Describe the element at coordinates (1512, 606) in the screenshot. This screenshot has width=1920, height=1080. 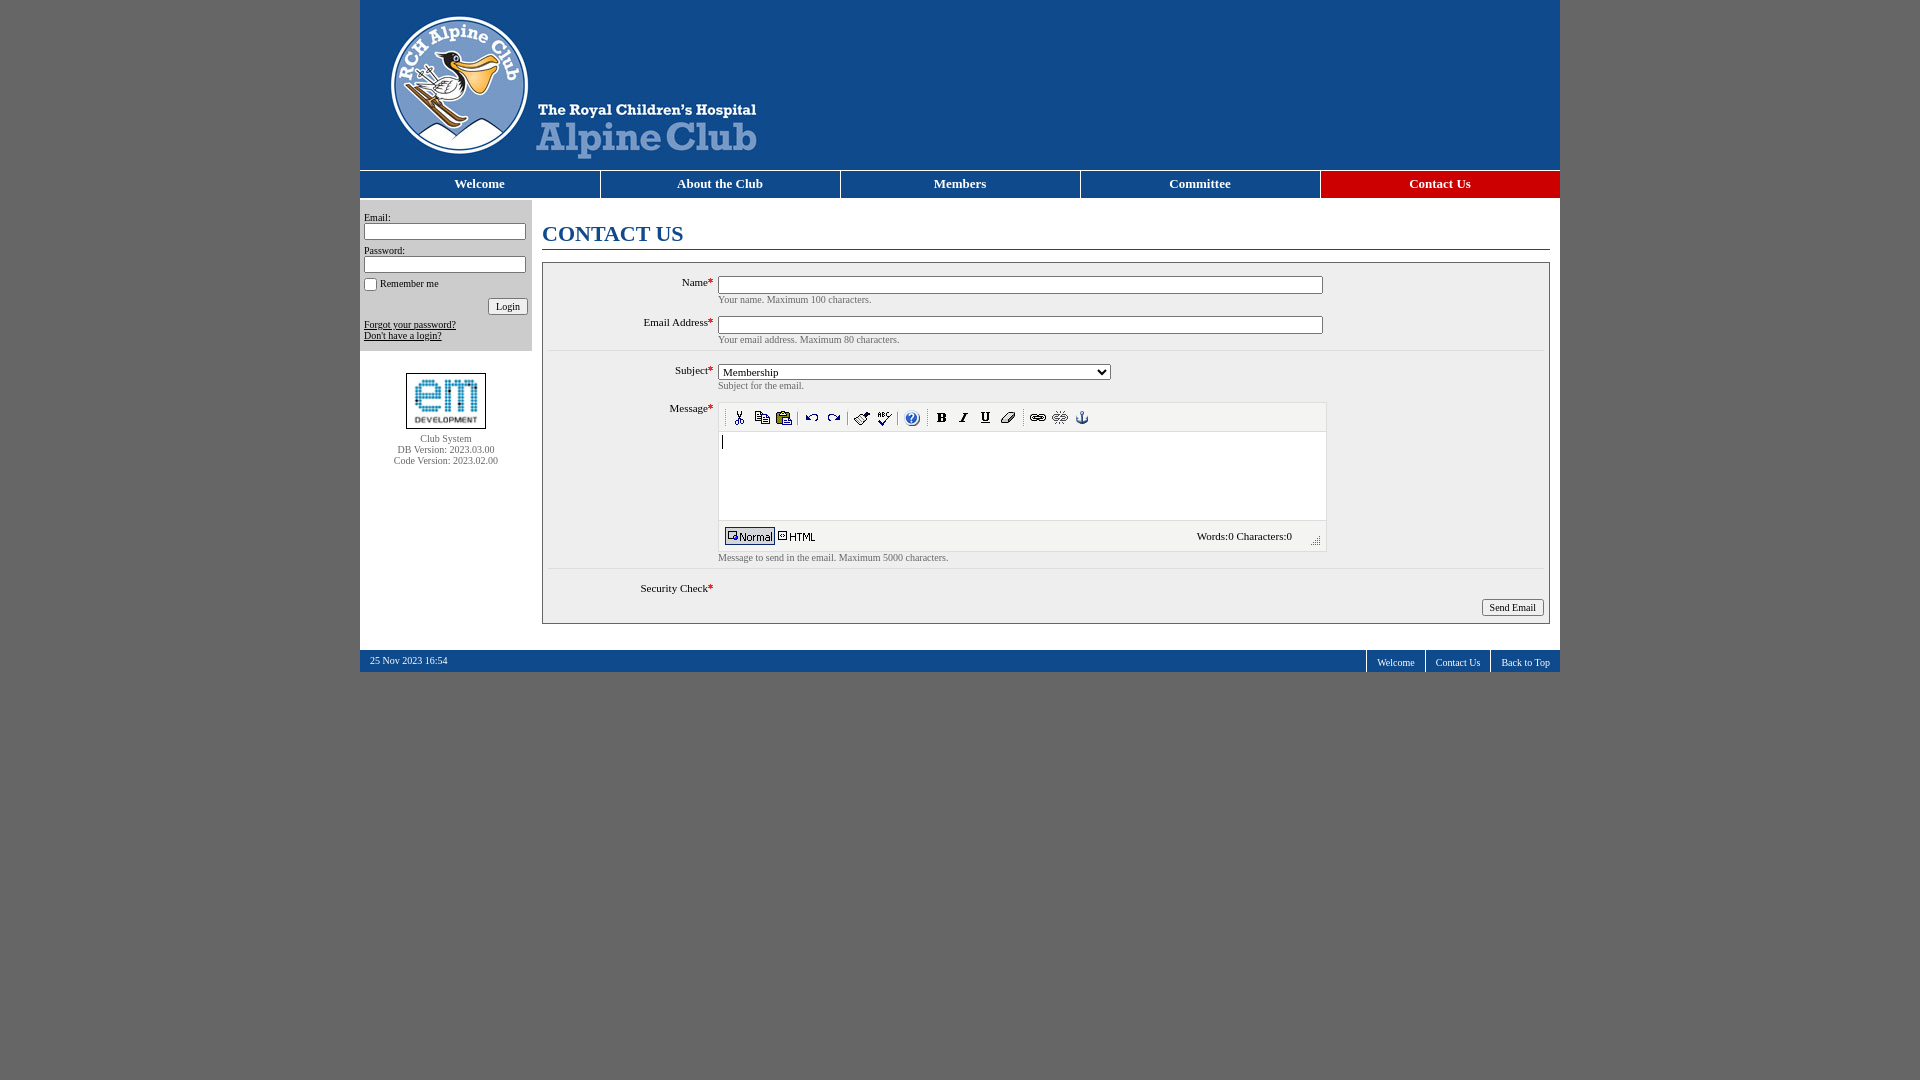
I see `'Send Email'` at that location.